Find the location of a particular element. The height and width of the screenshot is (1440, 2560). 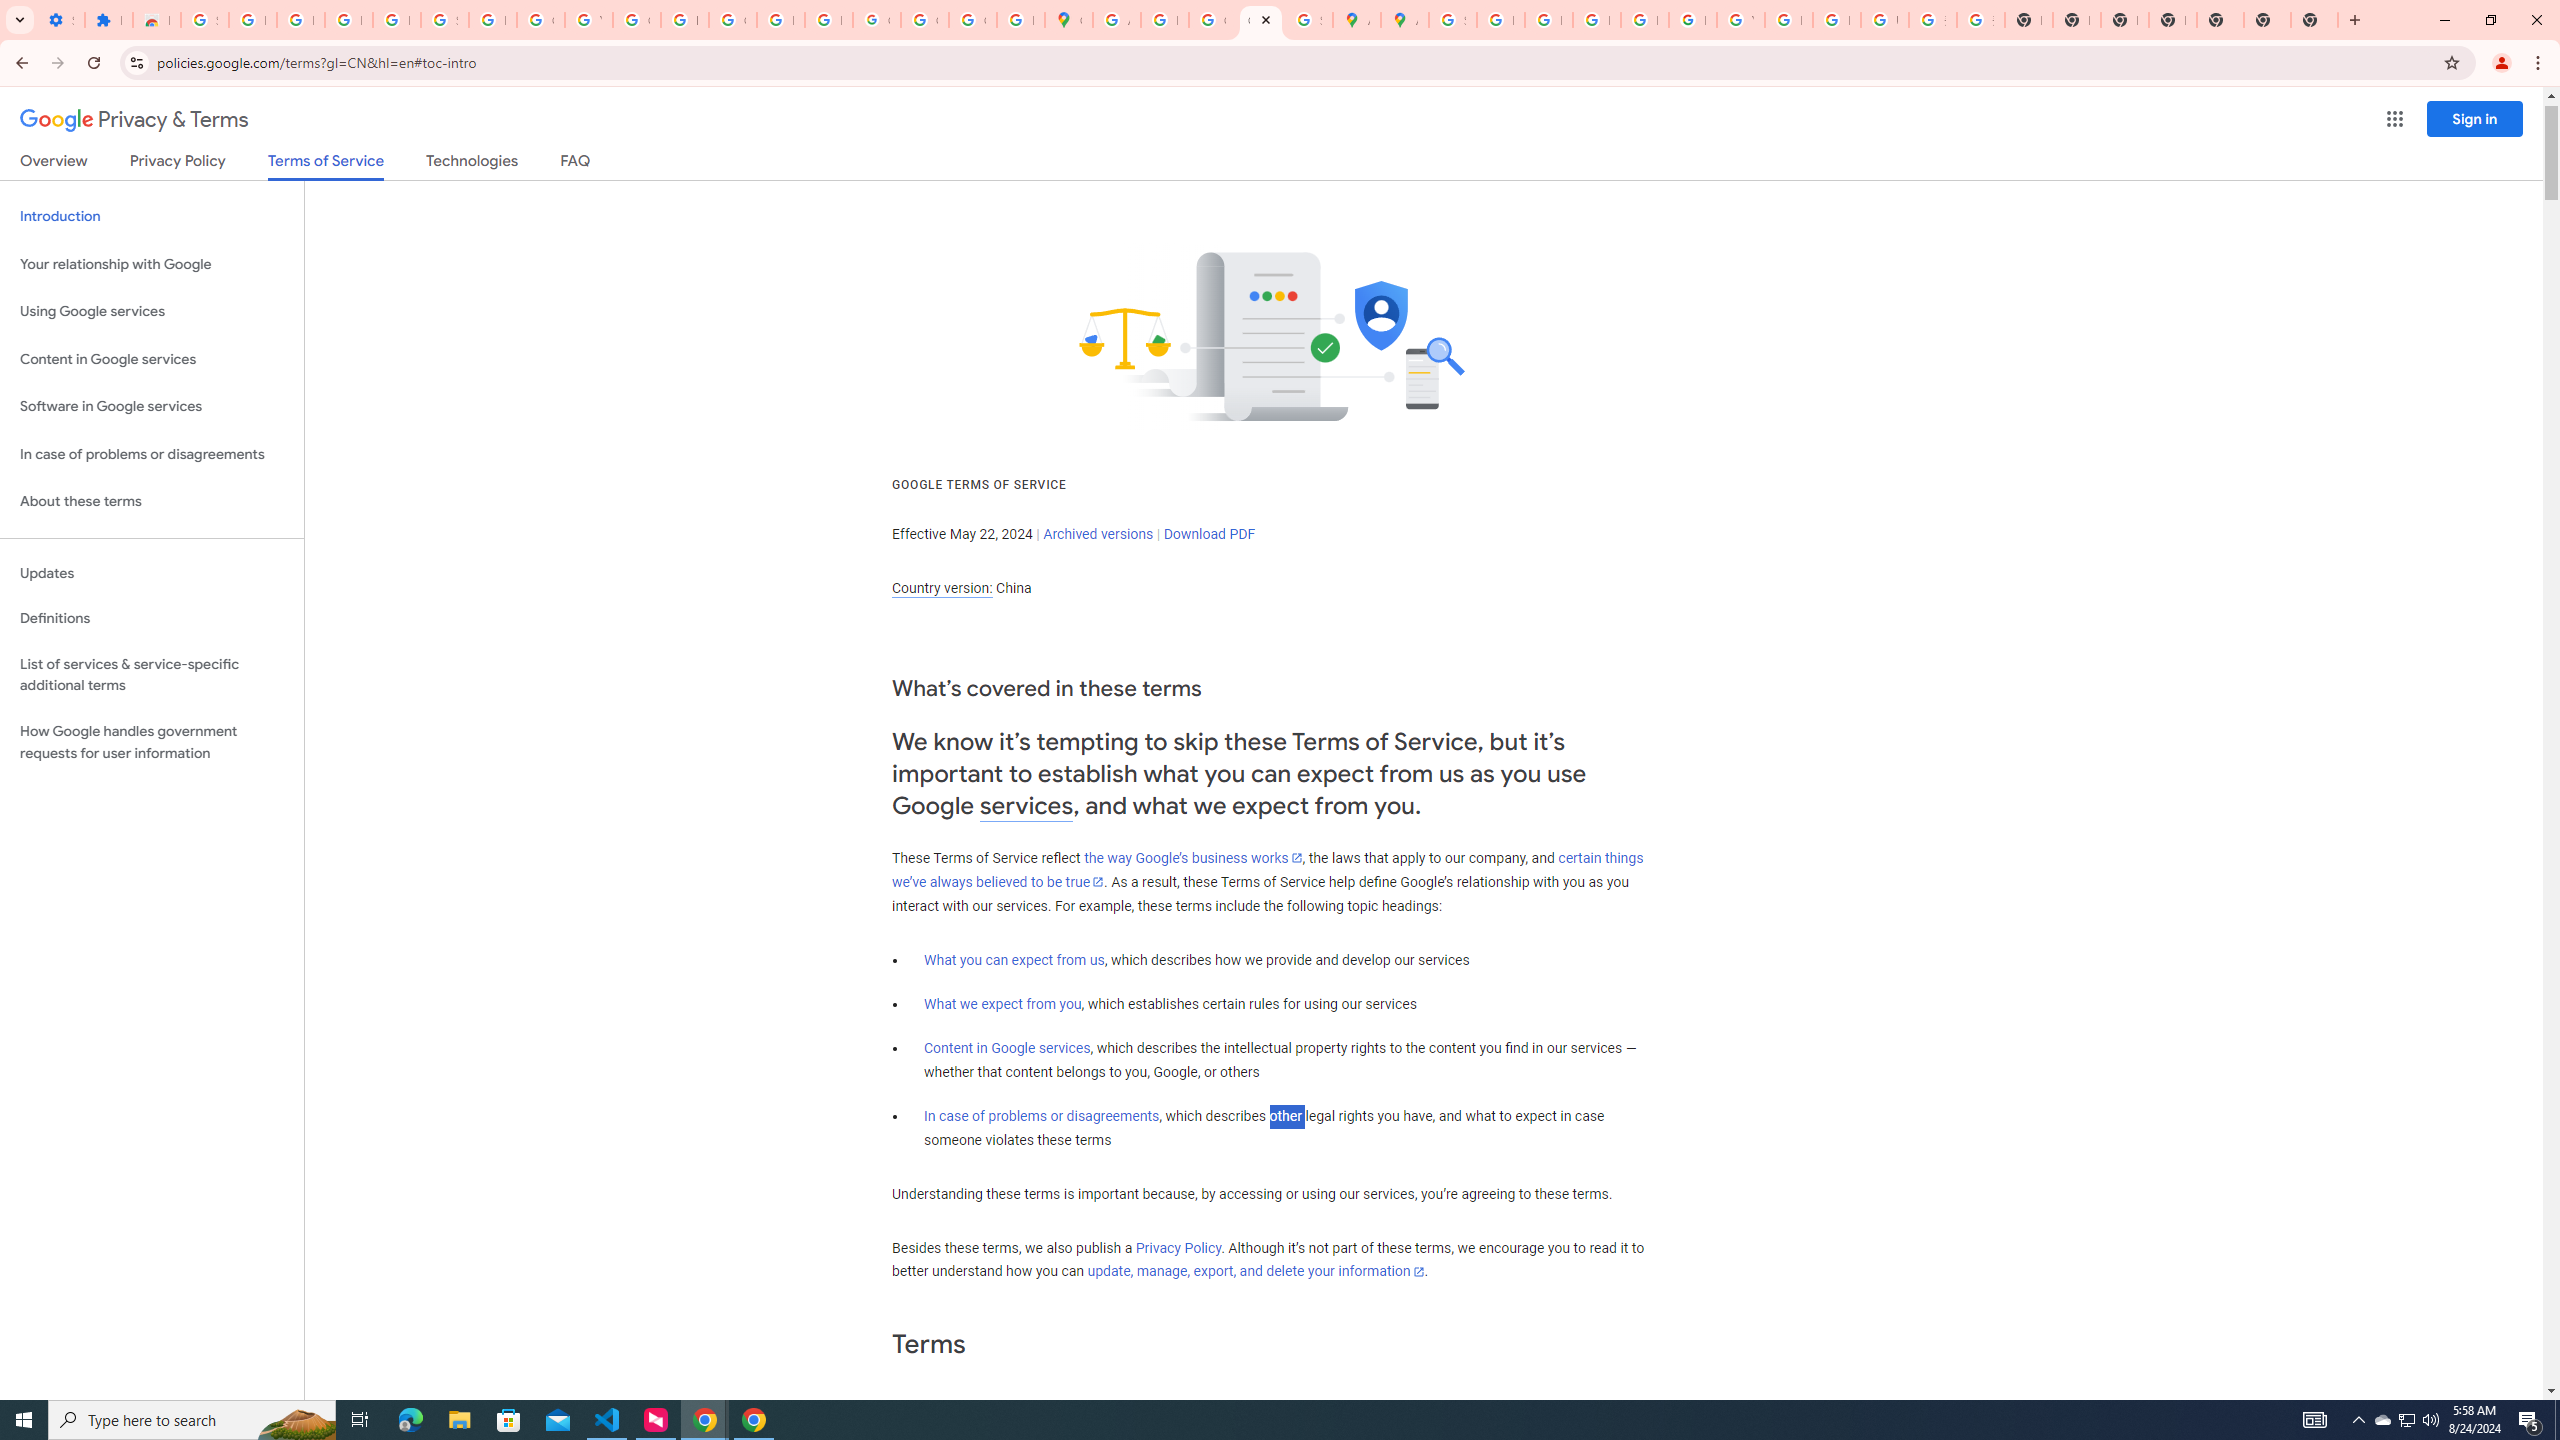

'Archived versions' is located at coordinates (1097, 533).